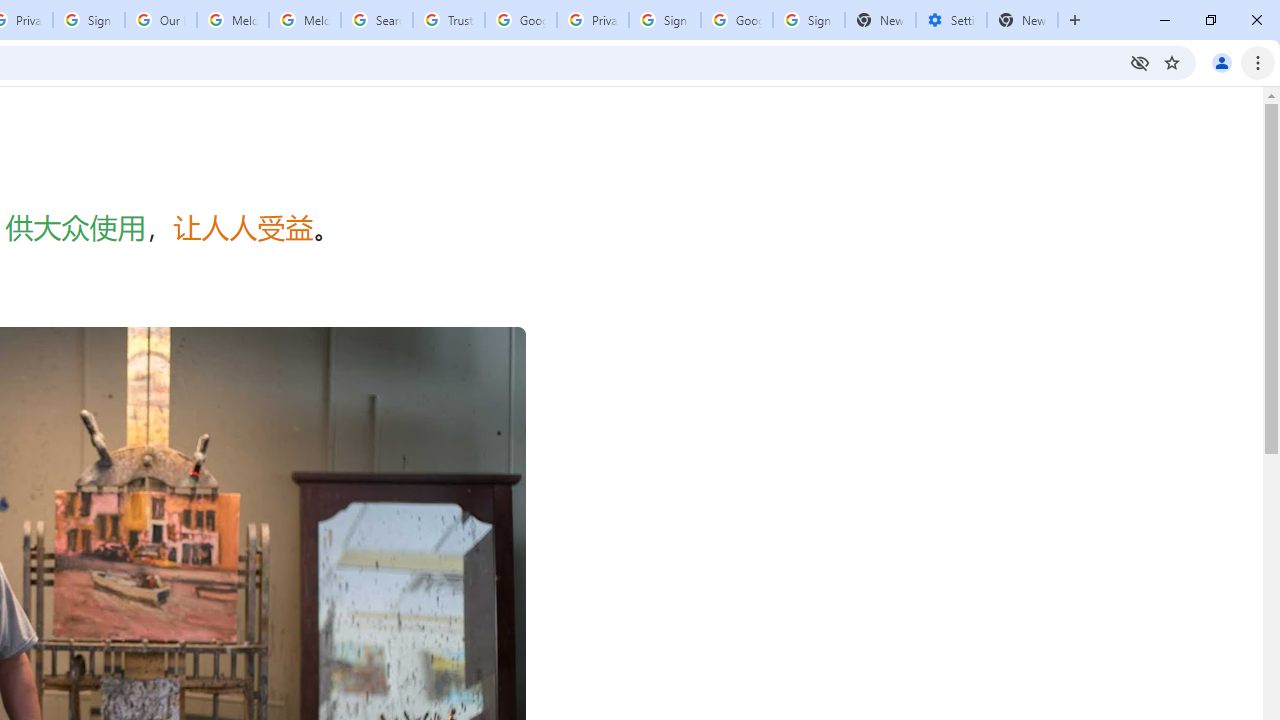 Image resolution: width=1280 pixels, height=720 pixels. What do you see at coordinates (1255, 20) in the screenshot?
I see `'Close'` at bounding box center [1255, 20].